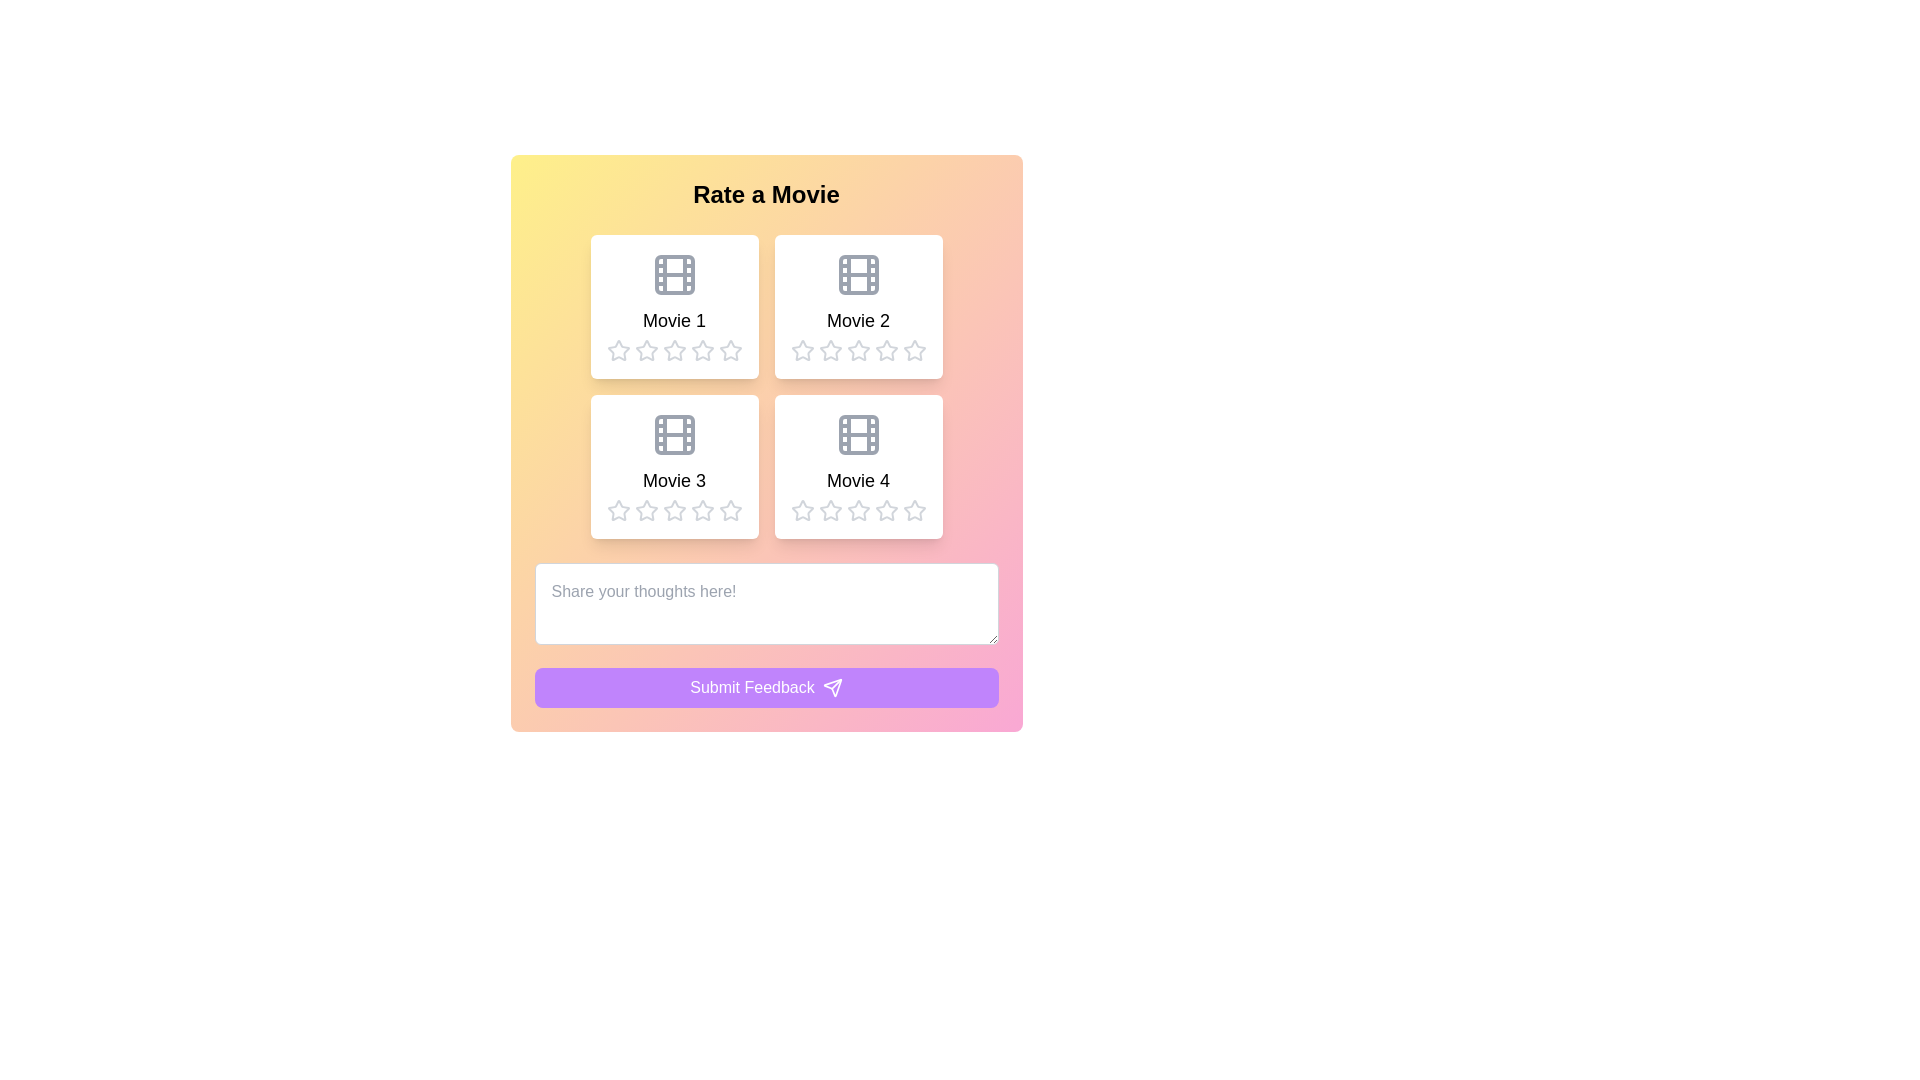  Describe the element at coordinates (913, 349) in the screenshot. I see `the fifth rating star icon for 'Movie 2'` at that location.